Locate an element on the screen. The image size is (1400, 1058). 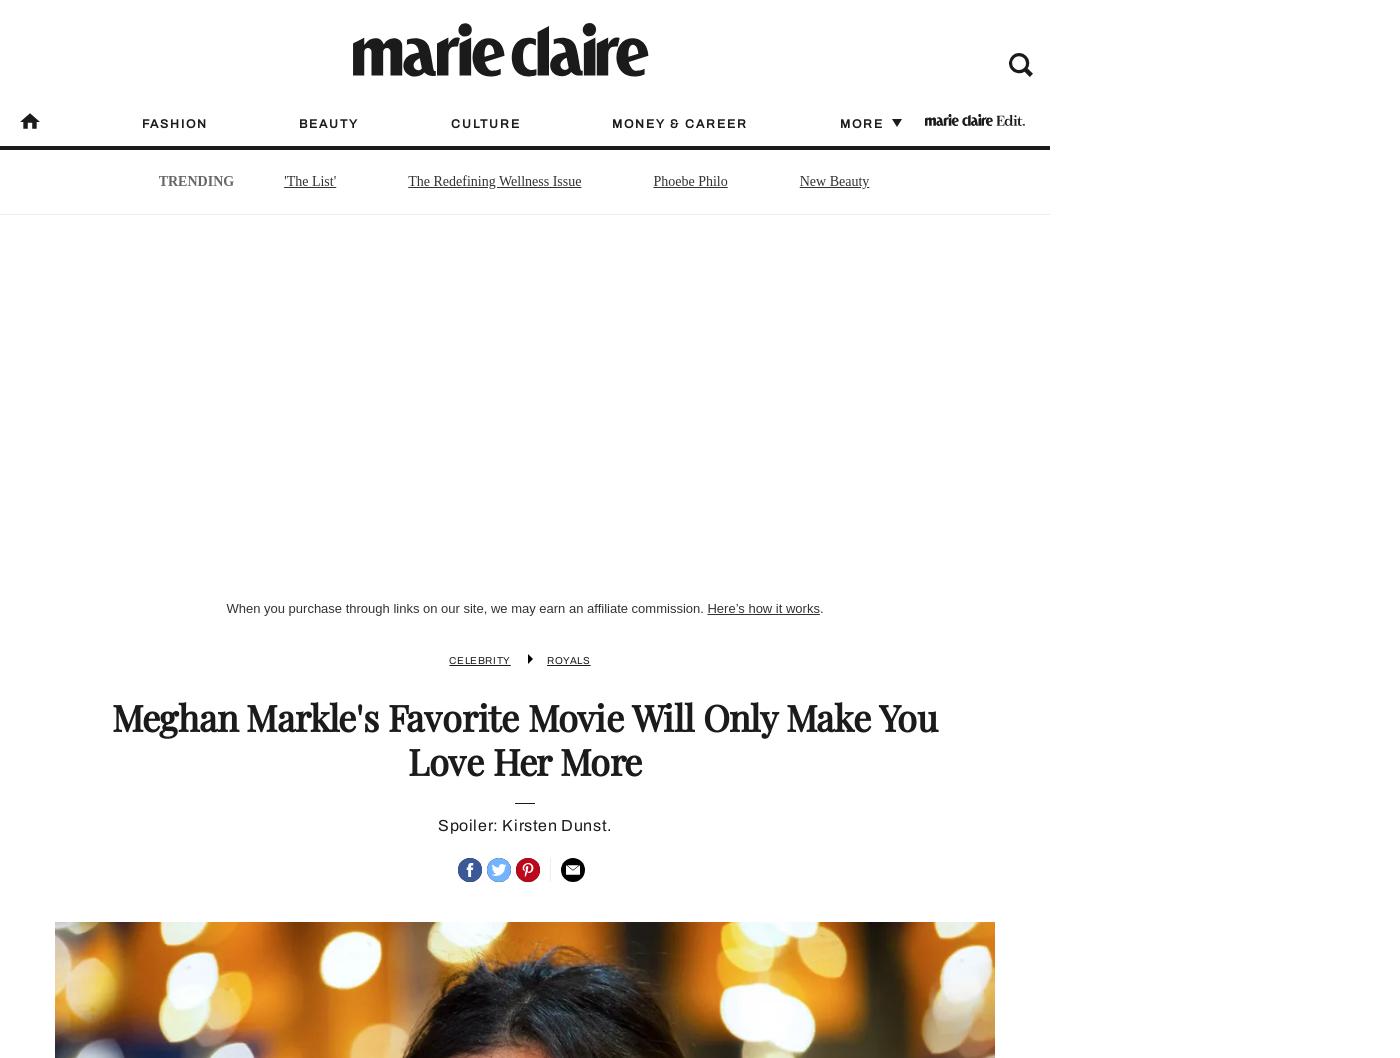
'Here’s how it works' is located at coordinates (763, 608).